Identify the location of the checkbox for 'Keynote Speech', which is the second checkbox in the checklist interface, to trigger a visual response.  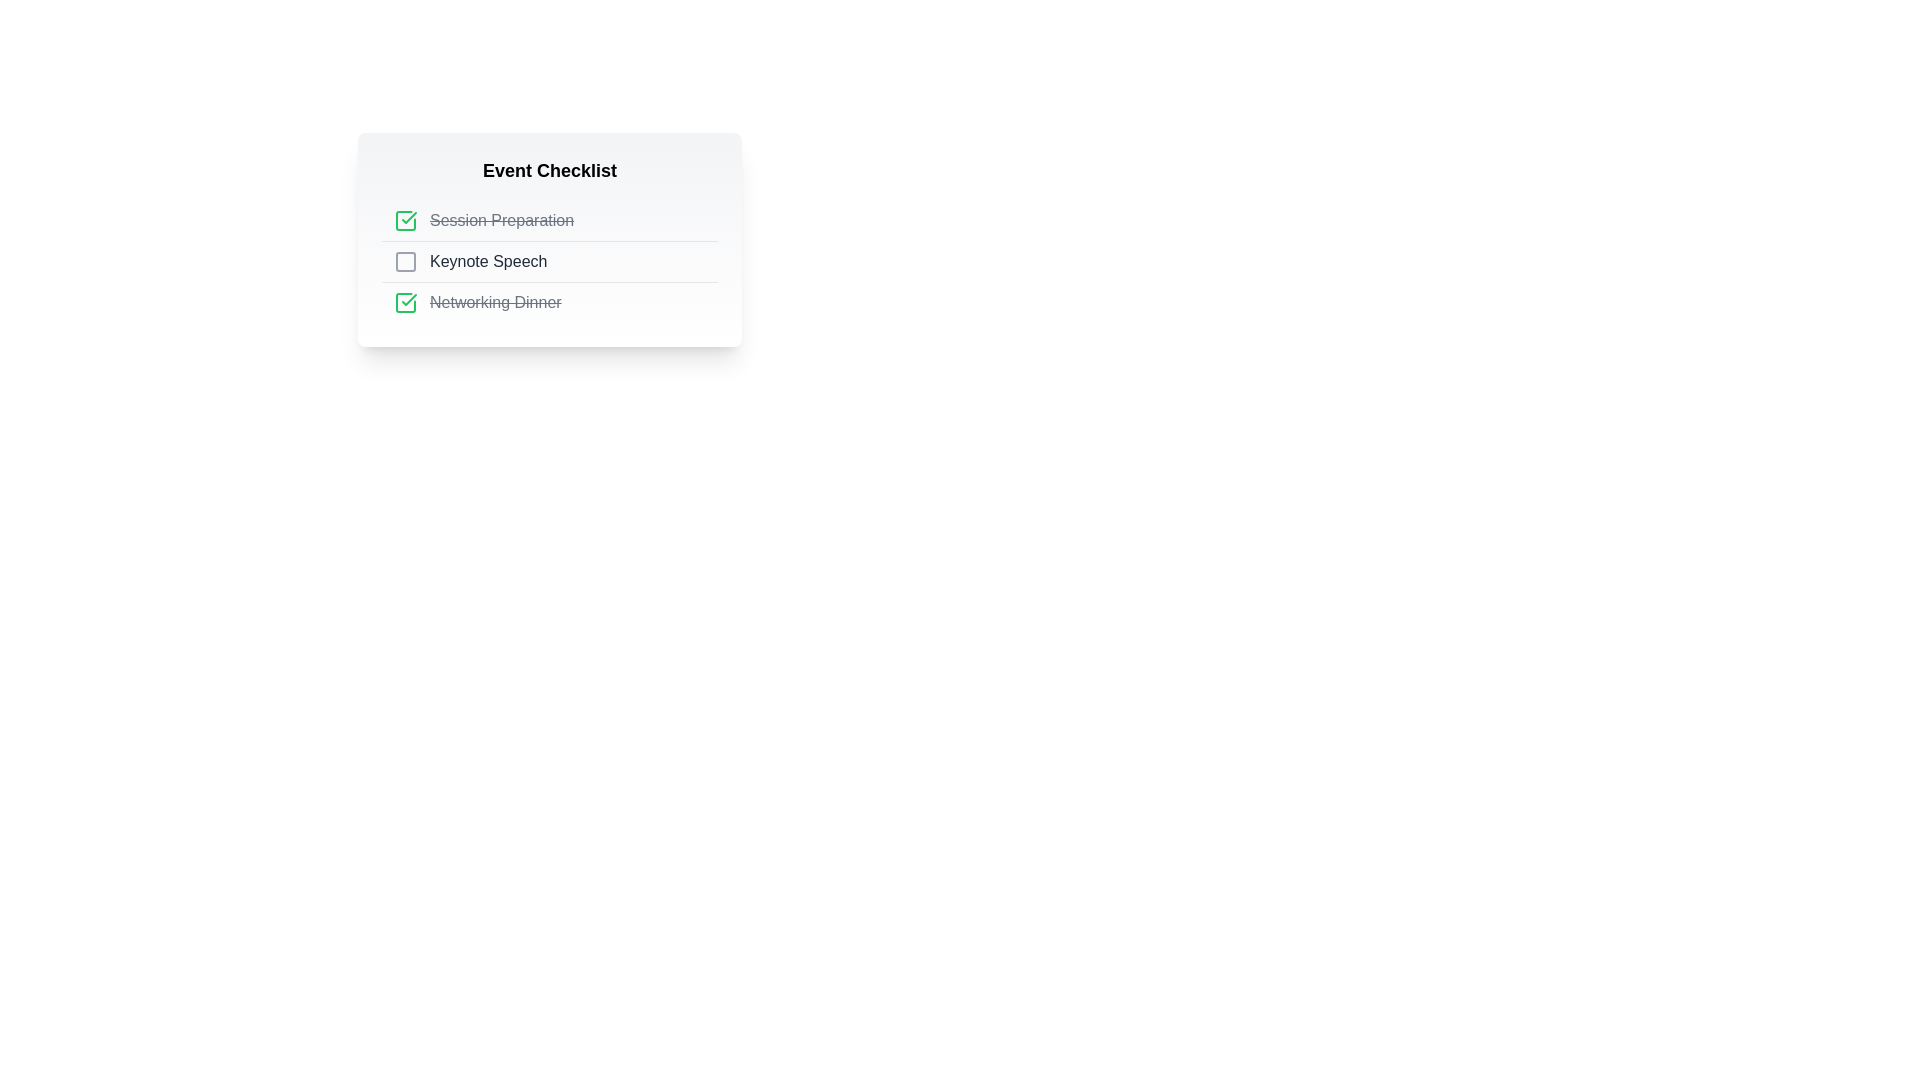
(405, 261).